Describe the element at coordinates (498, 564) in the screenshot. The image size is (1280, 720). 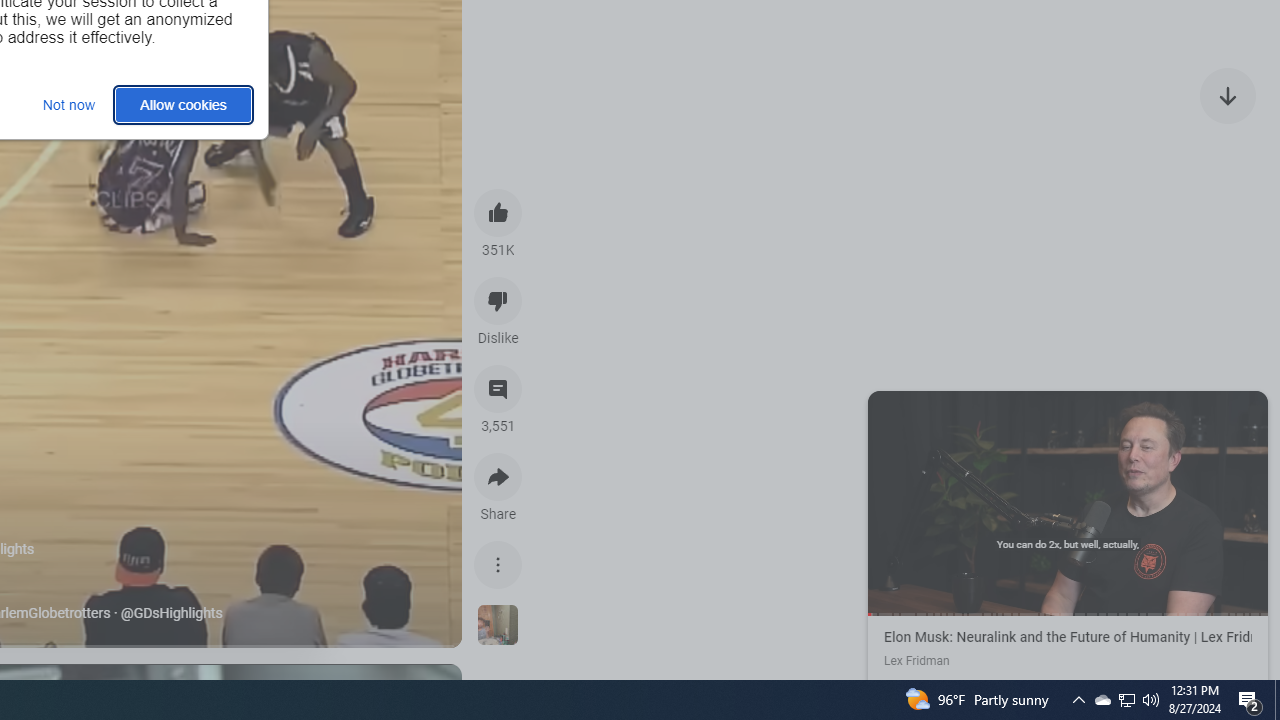
I see `'More actions'` at that location.